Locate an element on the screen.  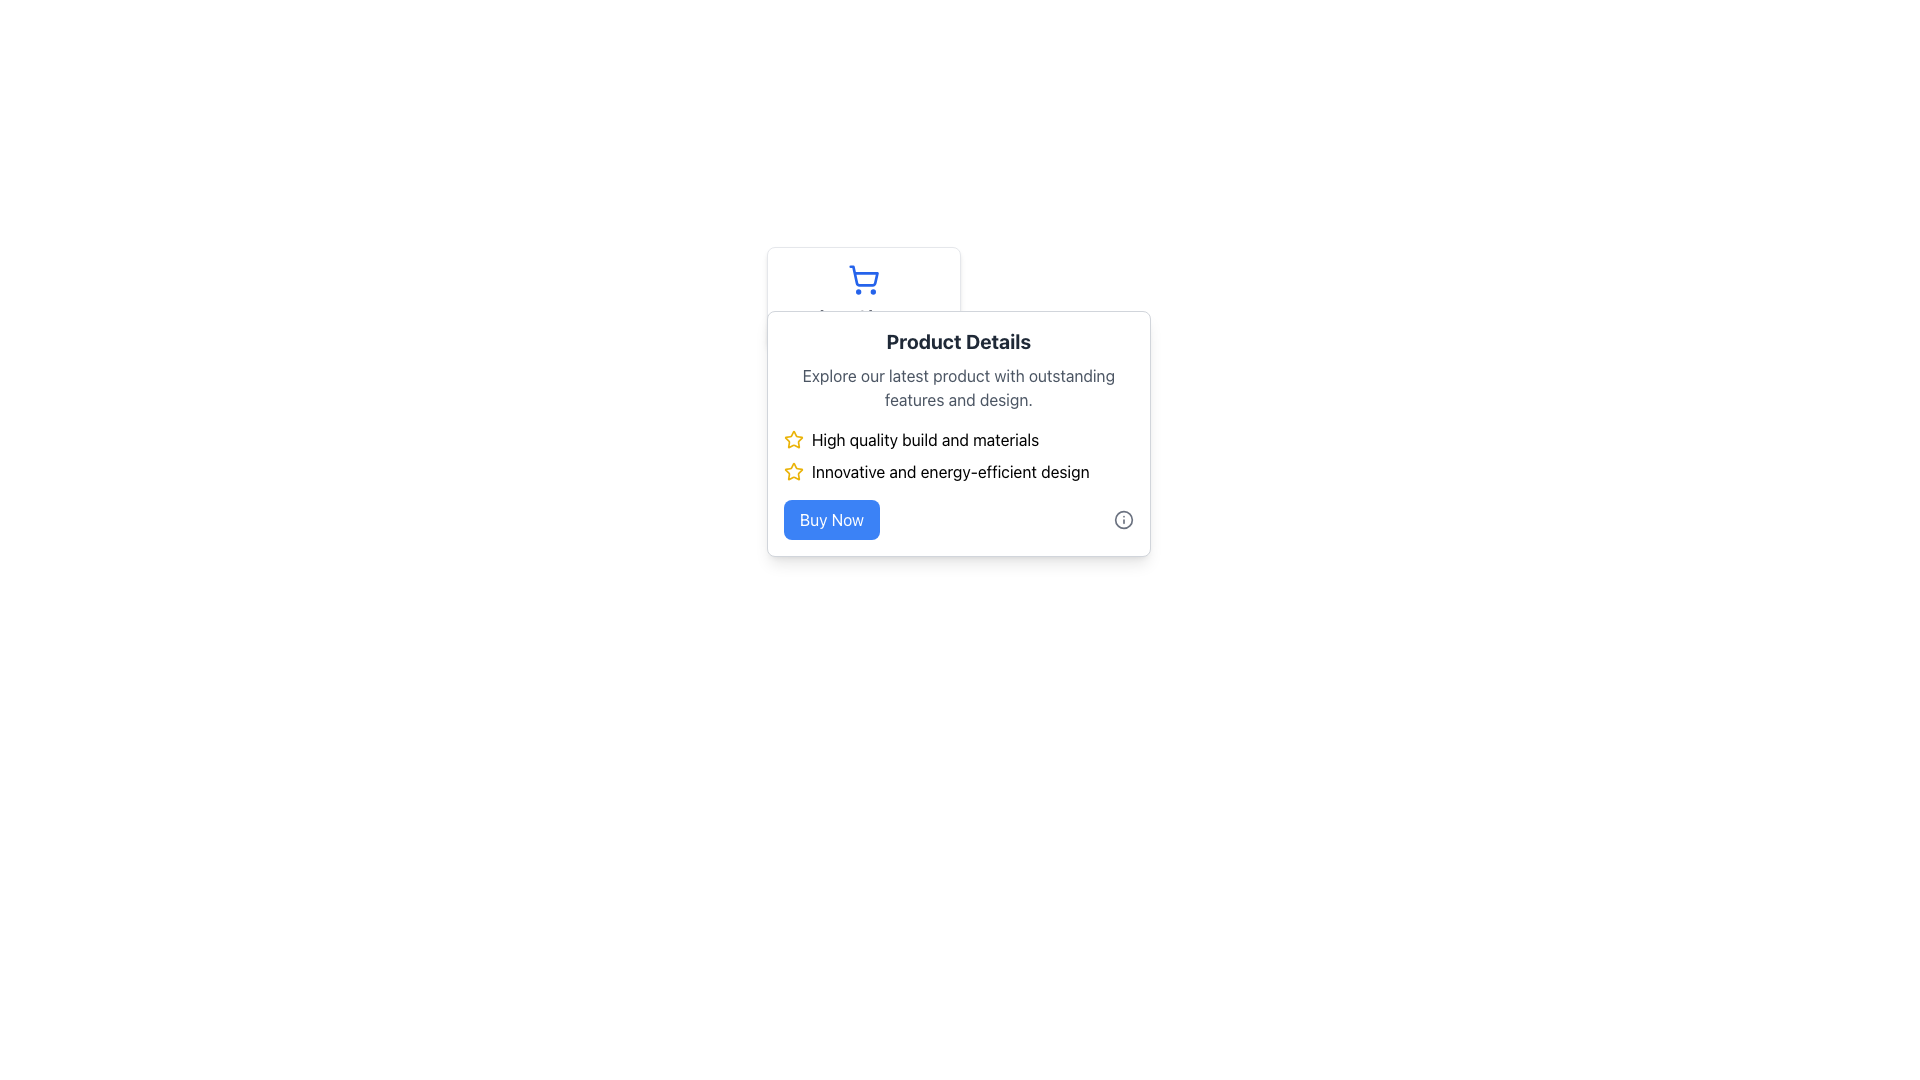
the shopping icon located at the top of the 'Product Showcase' card, which symbolizes purchasing and product display is located at coordinates (864, 280).